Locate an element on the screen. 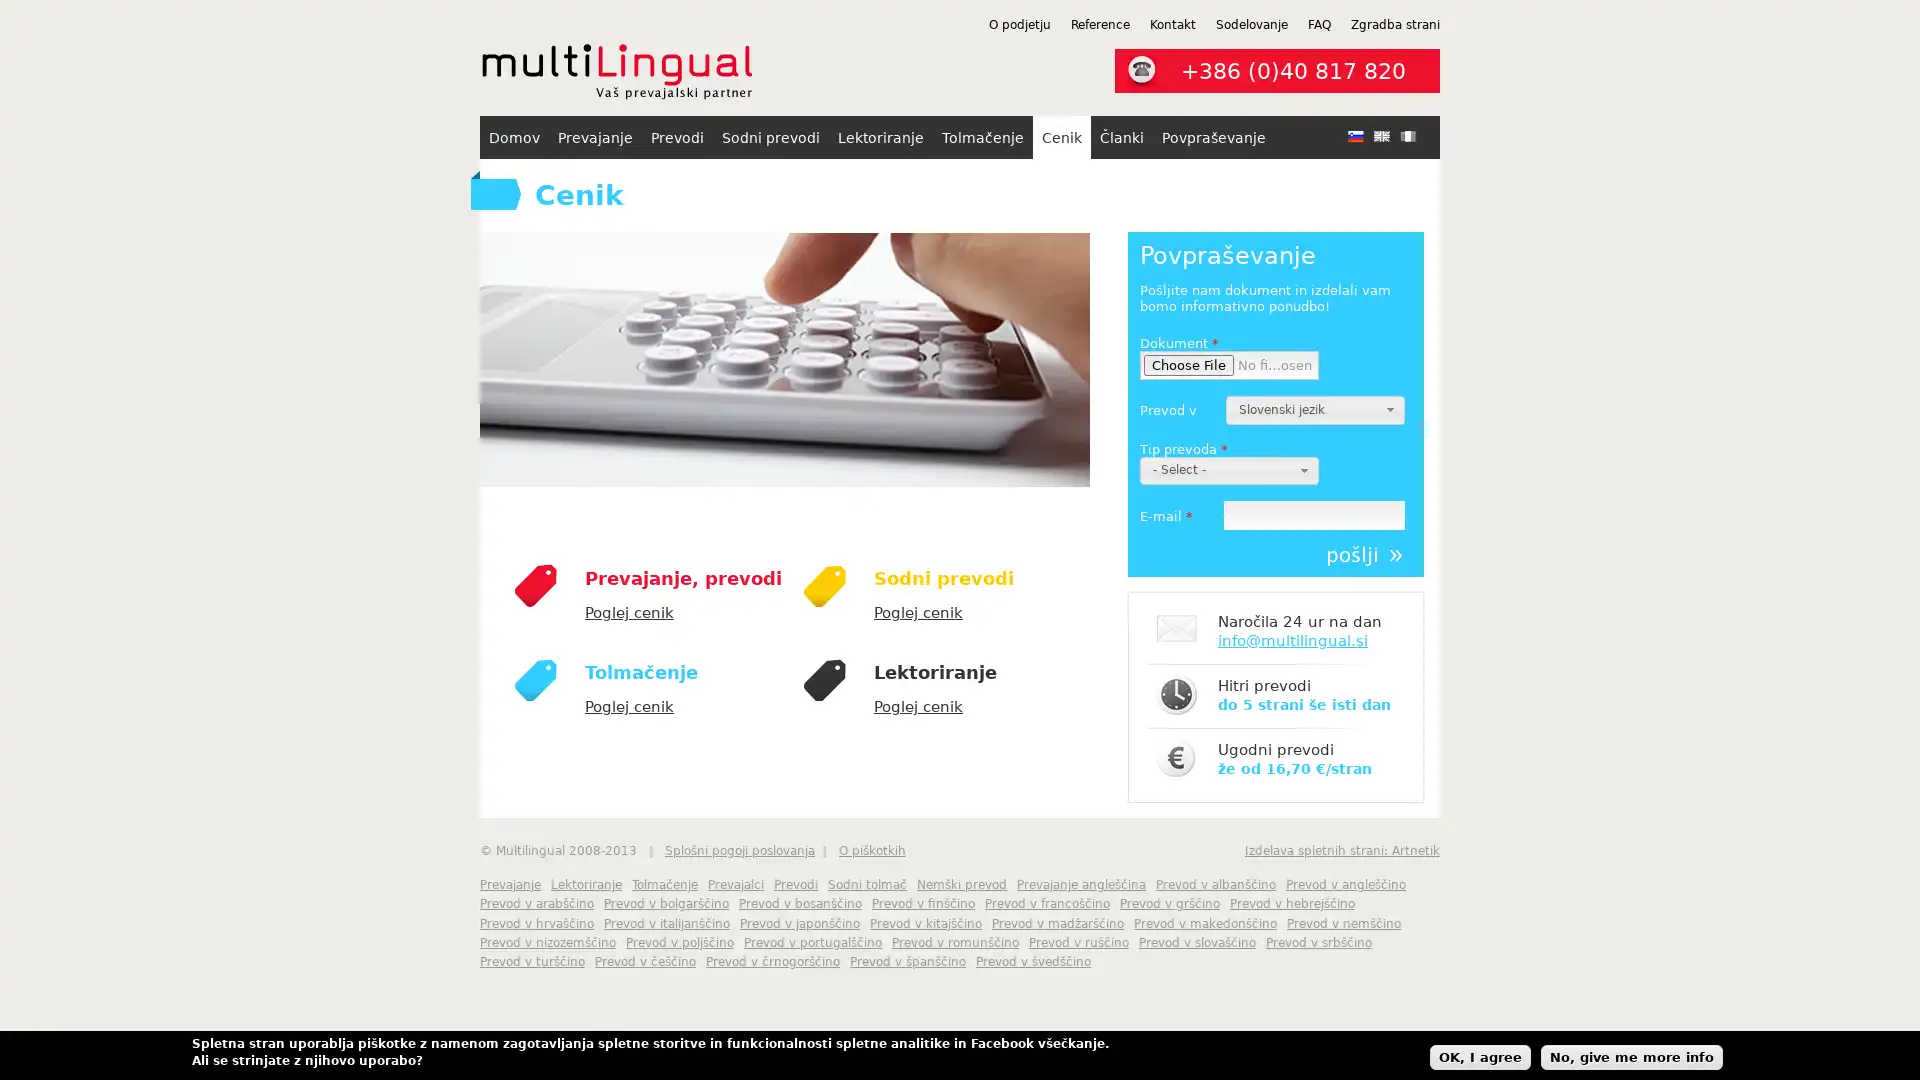 The image size is (1920, 1080). OK, I agree is located at coordinates (1480, 1055).